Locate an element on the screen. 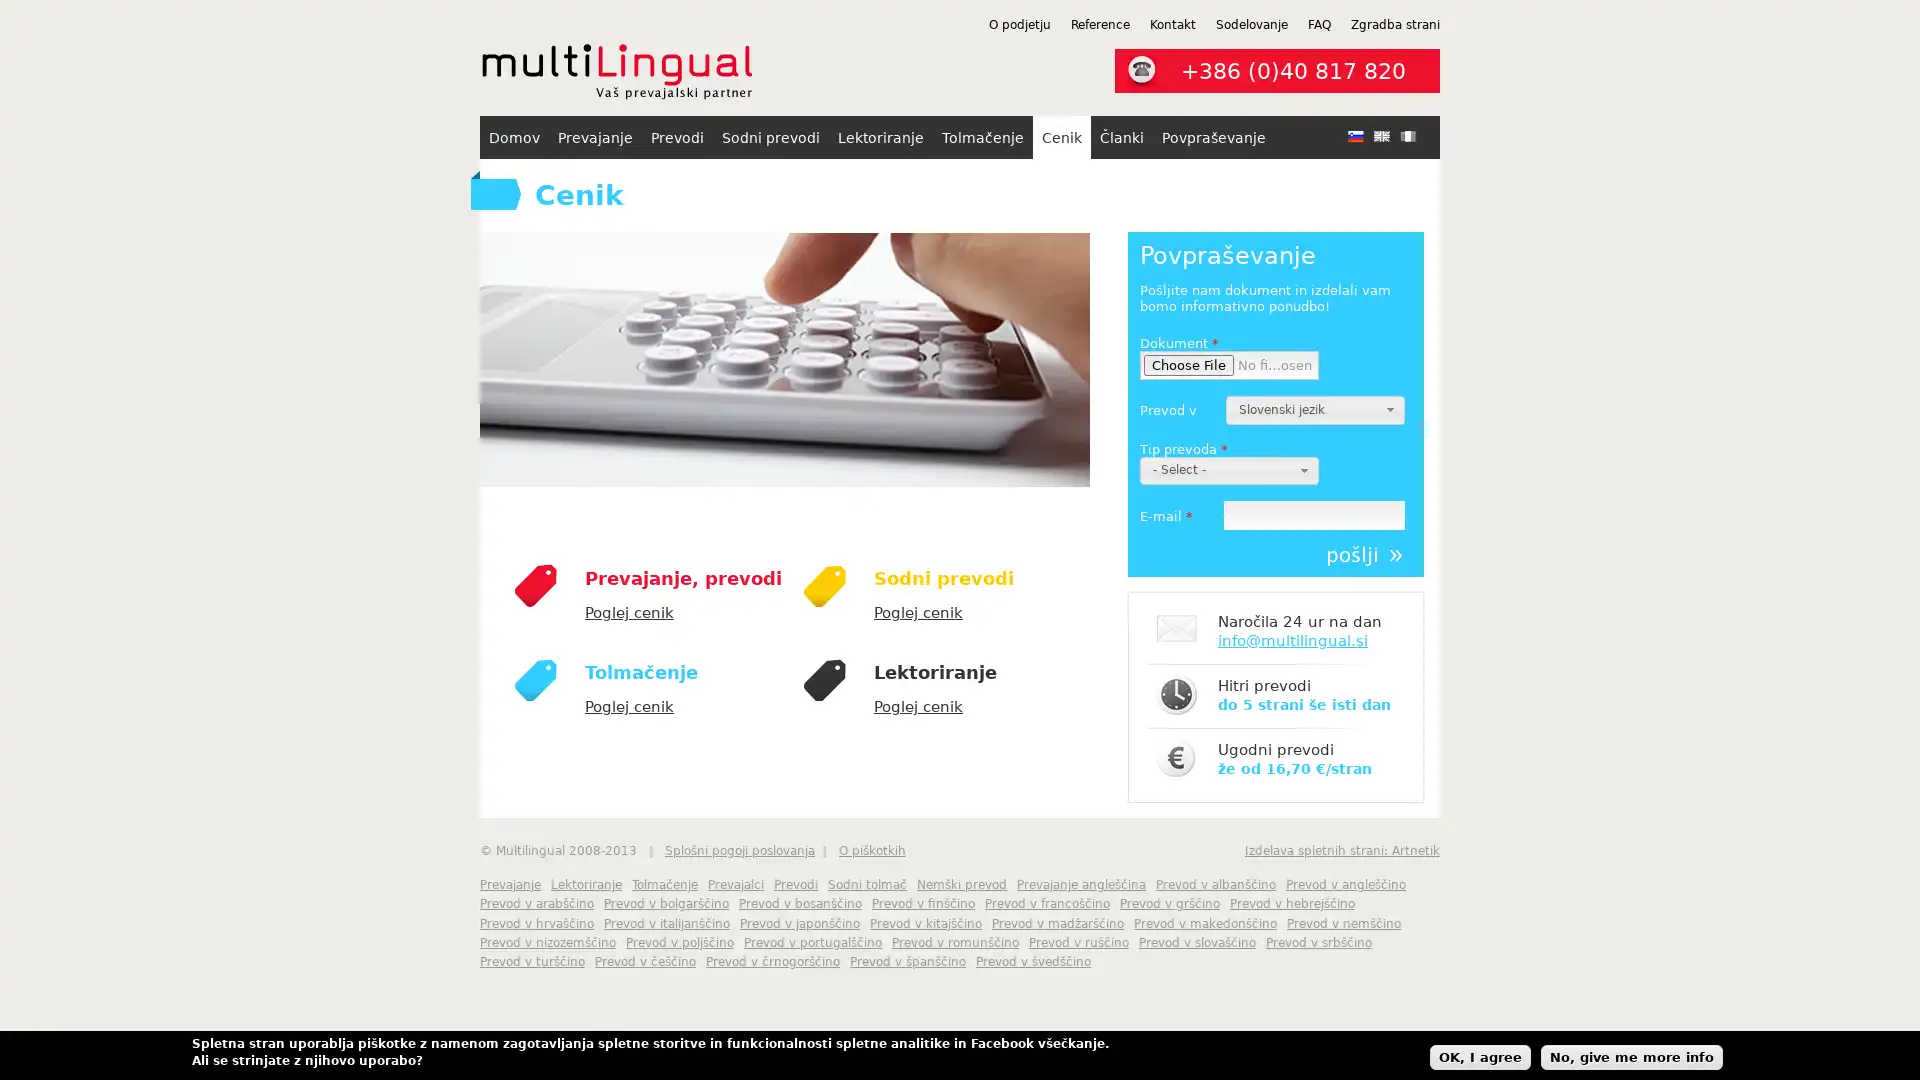 The image size is (1920, 1080). OK, I agree is located at coordinates (1480, 1055).